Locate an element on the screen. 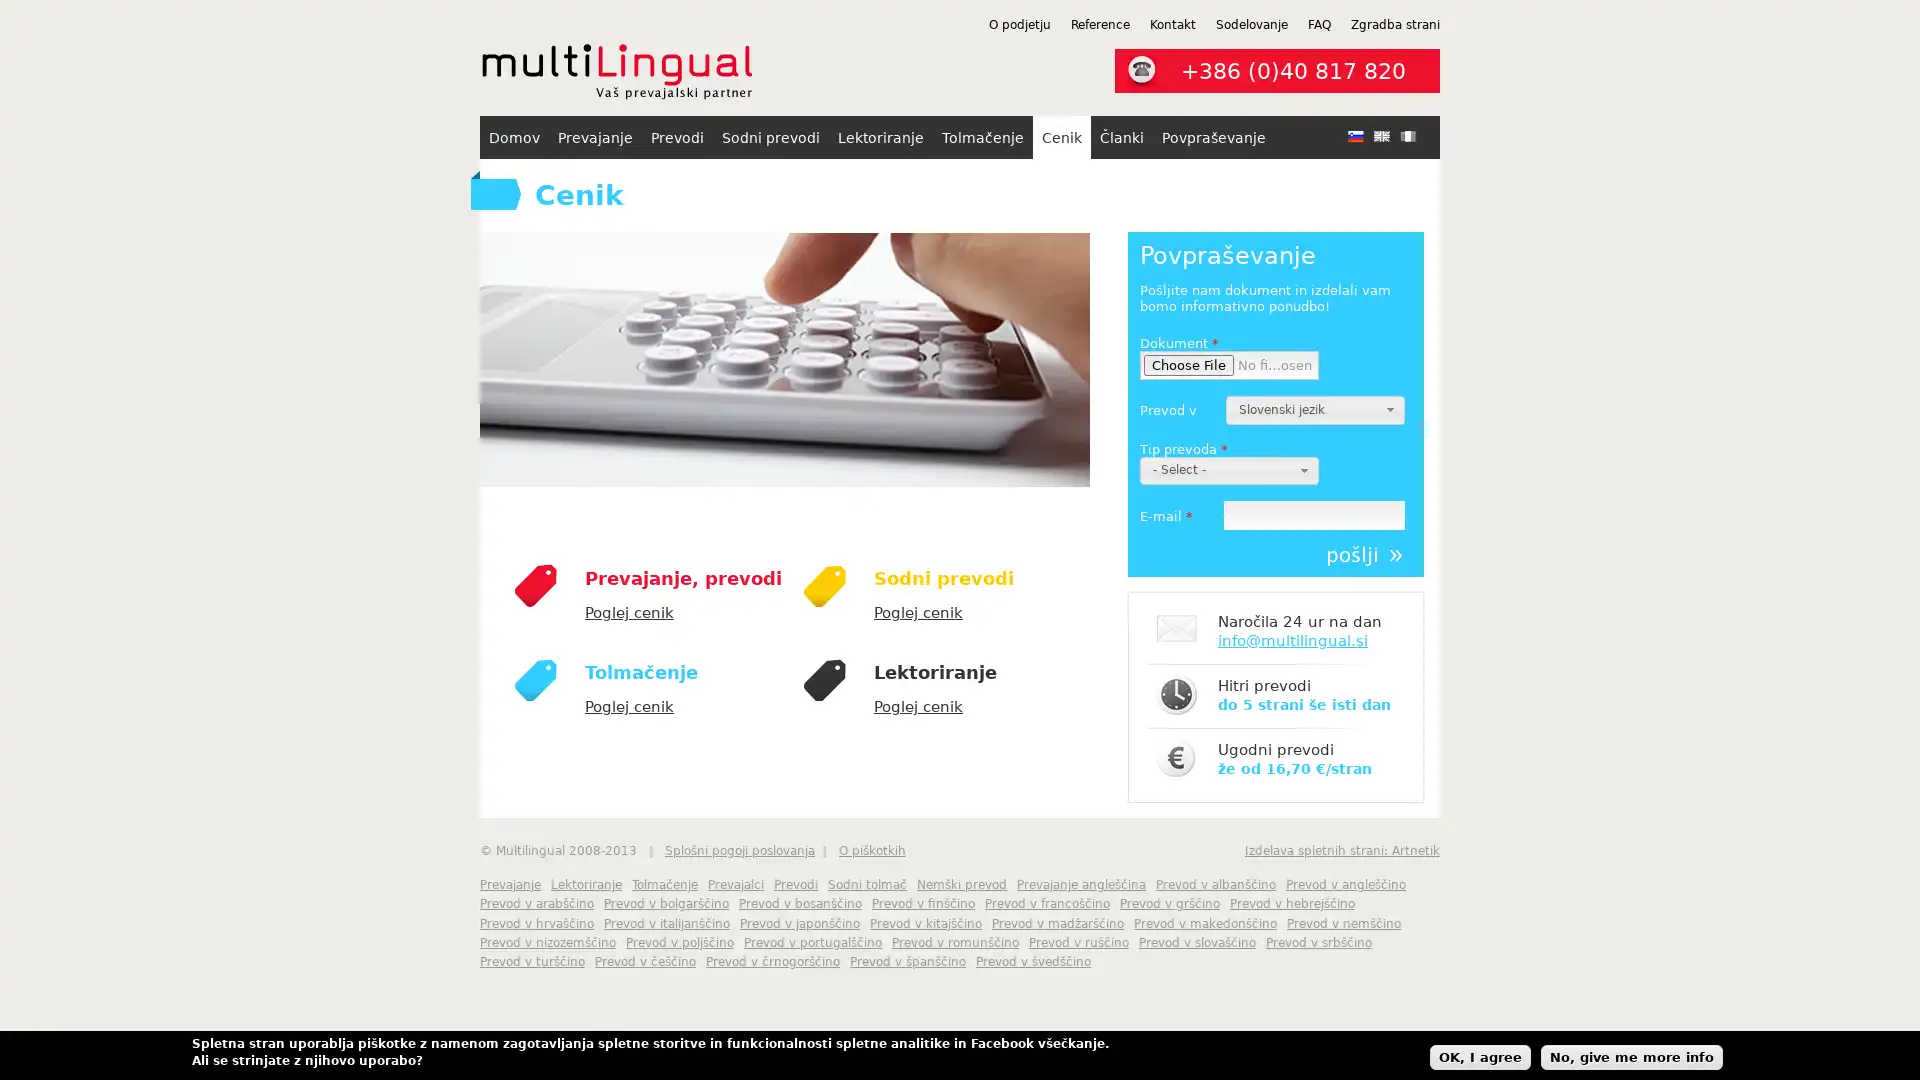 The image size is (1920, 1080). OK, I agree is located at coordinates (1480, 1055).